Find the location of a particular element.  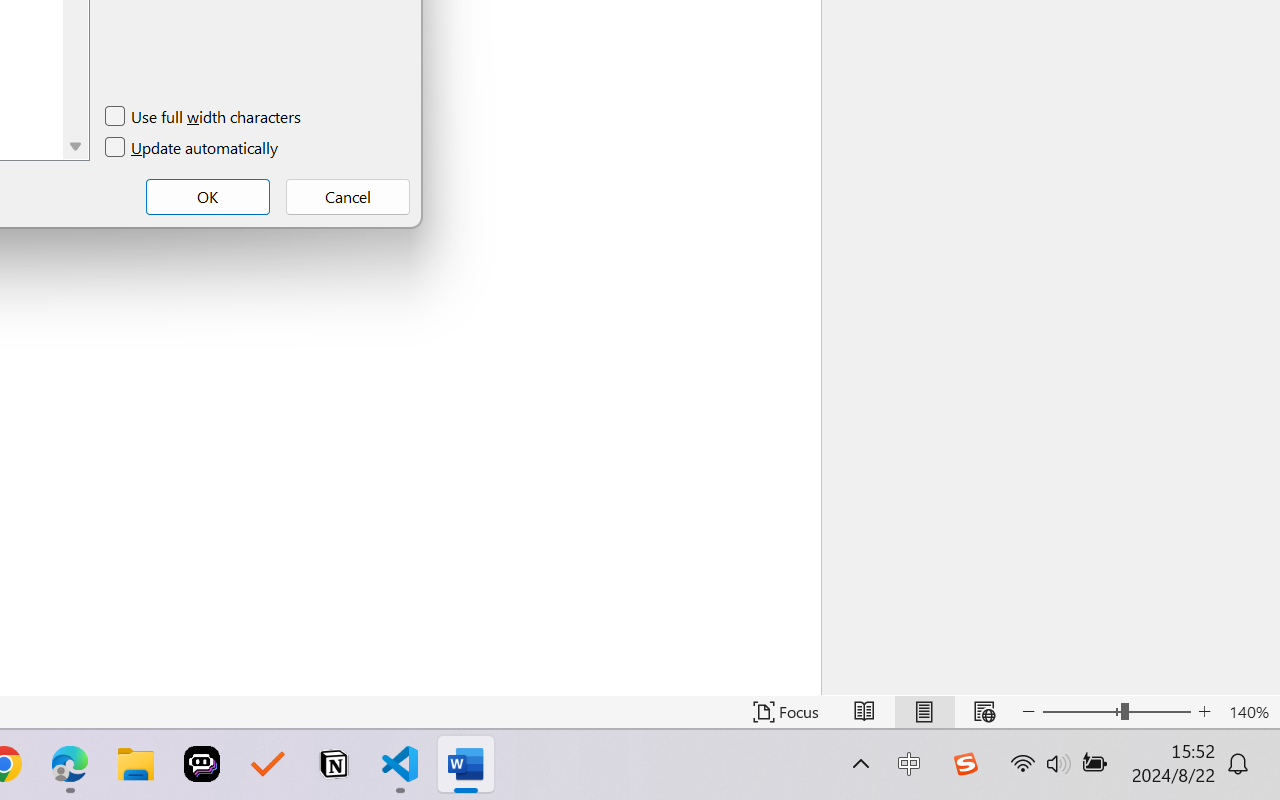

'Notion' is located at coordinates (334, 764).